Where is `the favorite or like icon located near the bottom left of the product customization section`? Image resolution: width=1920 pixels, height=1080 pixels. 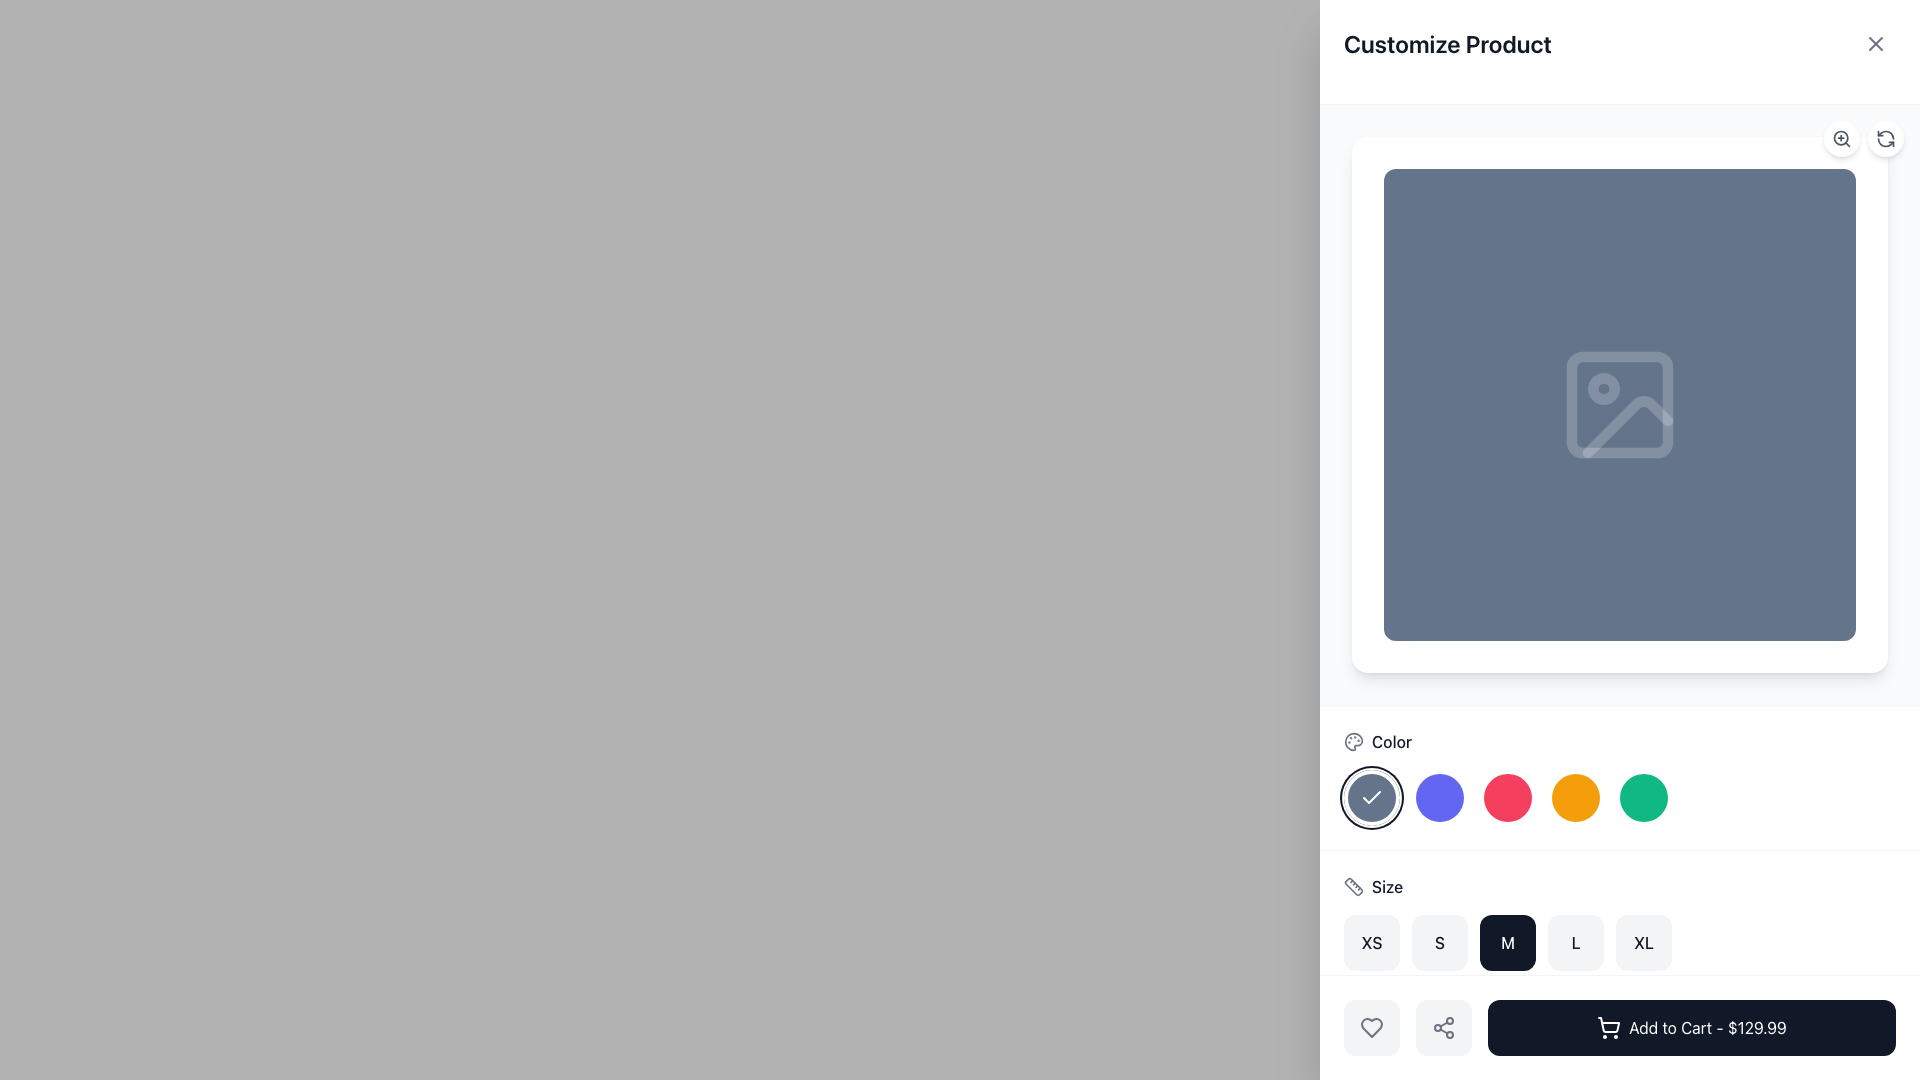 the favorite or like icon located near the bottom left of the product customization section is located at coordinates (1371, 1028).